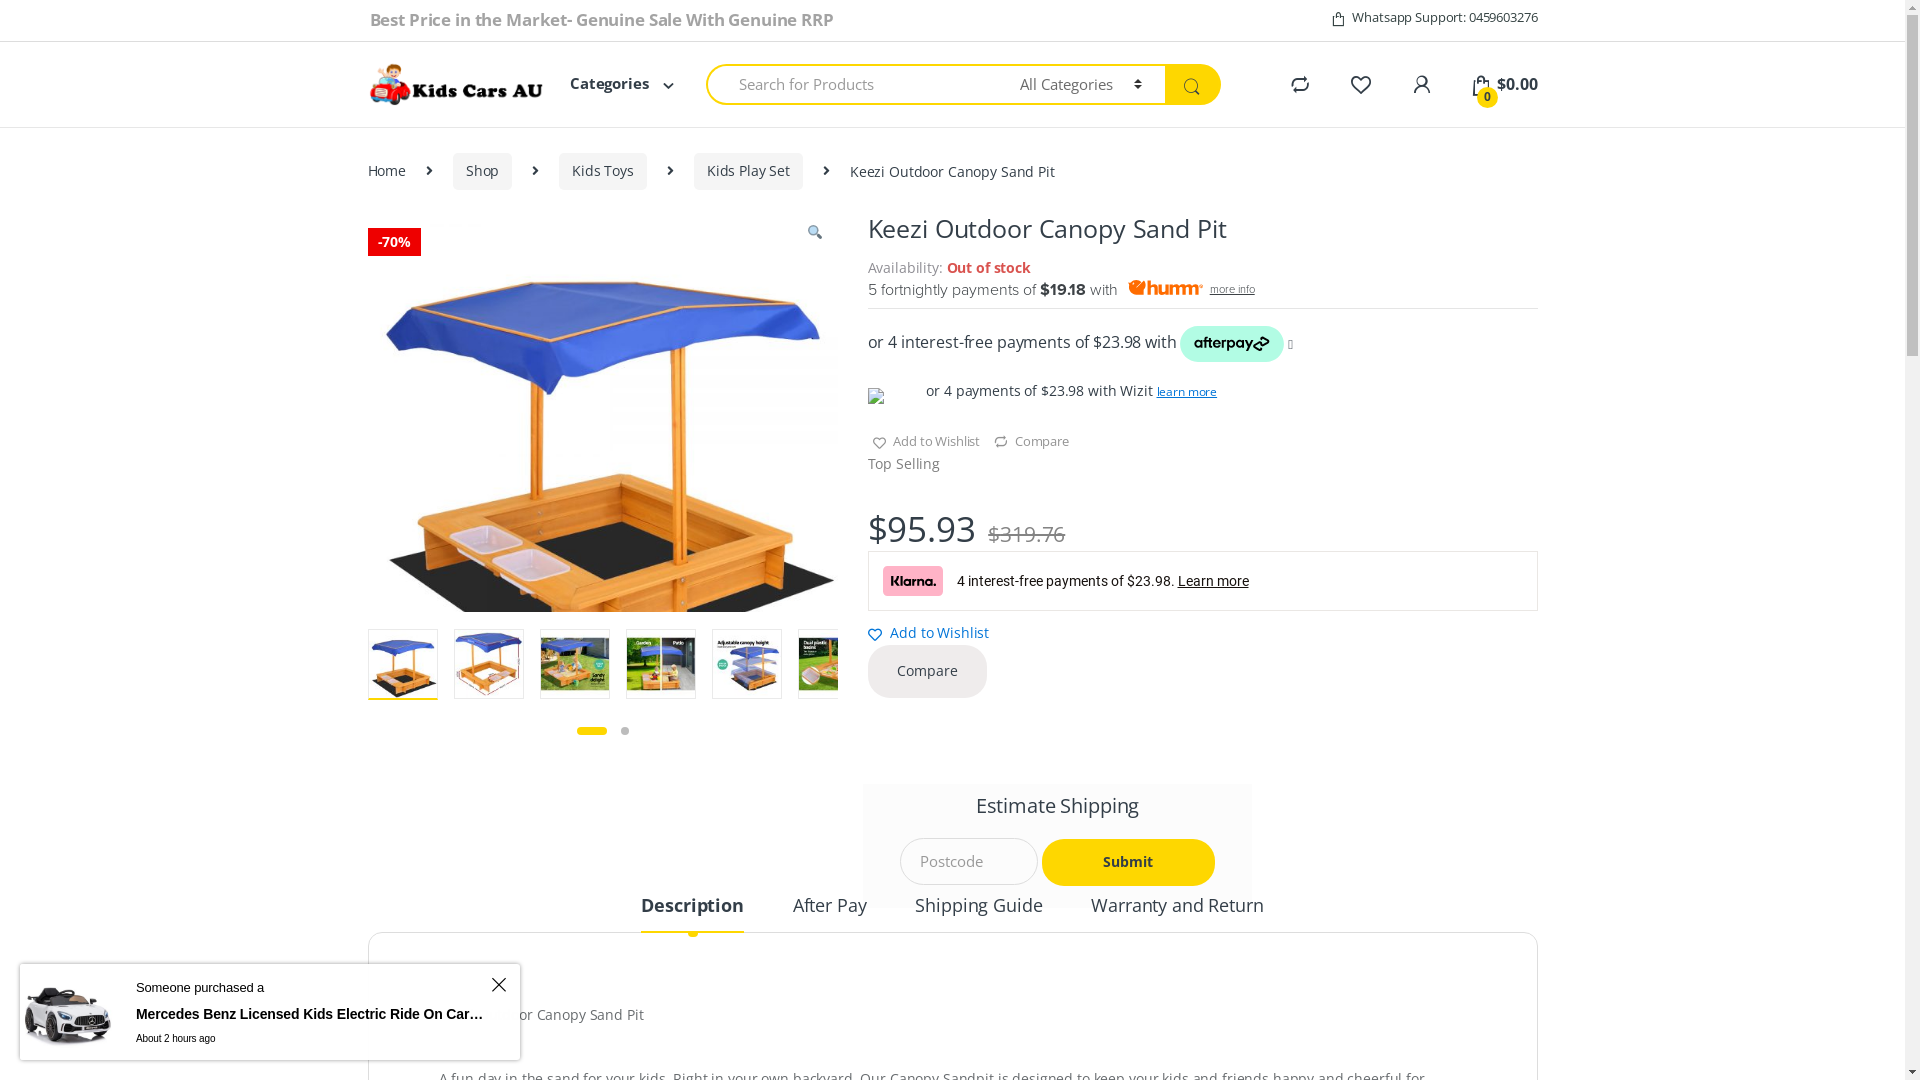 This screenshot has height=1080, width=1920. Describe the element at coordinates (1329, 18) in the screenshot. I see `'Whatsapp Support: 0459603276'` at that location.